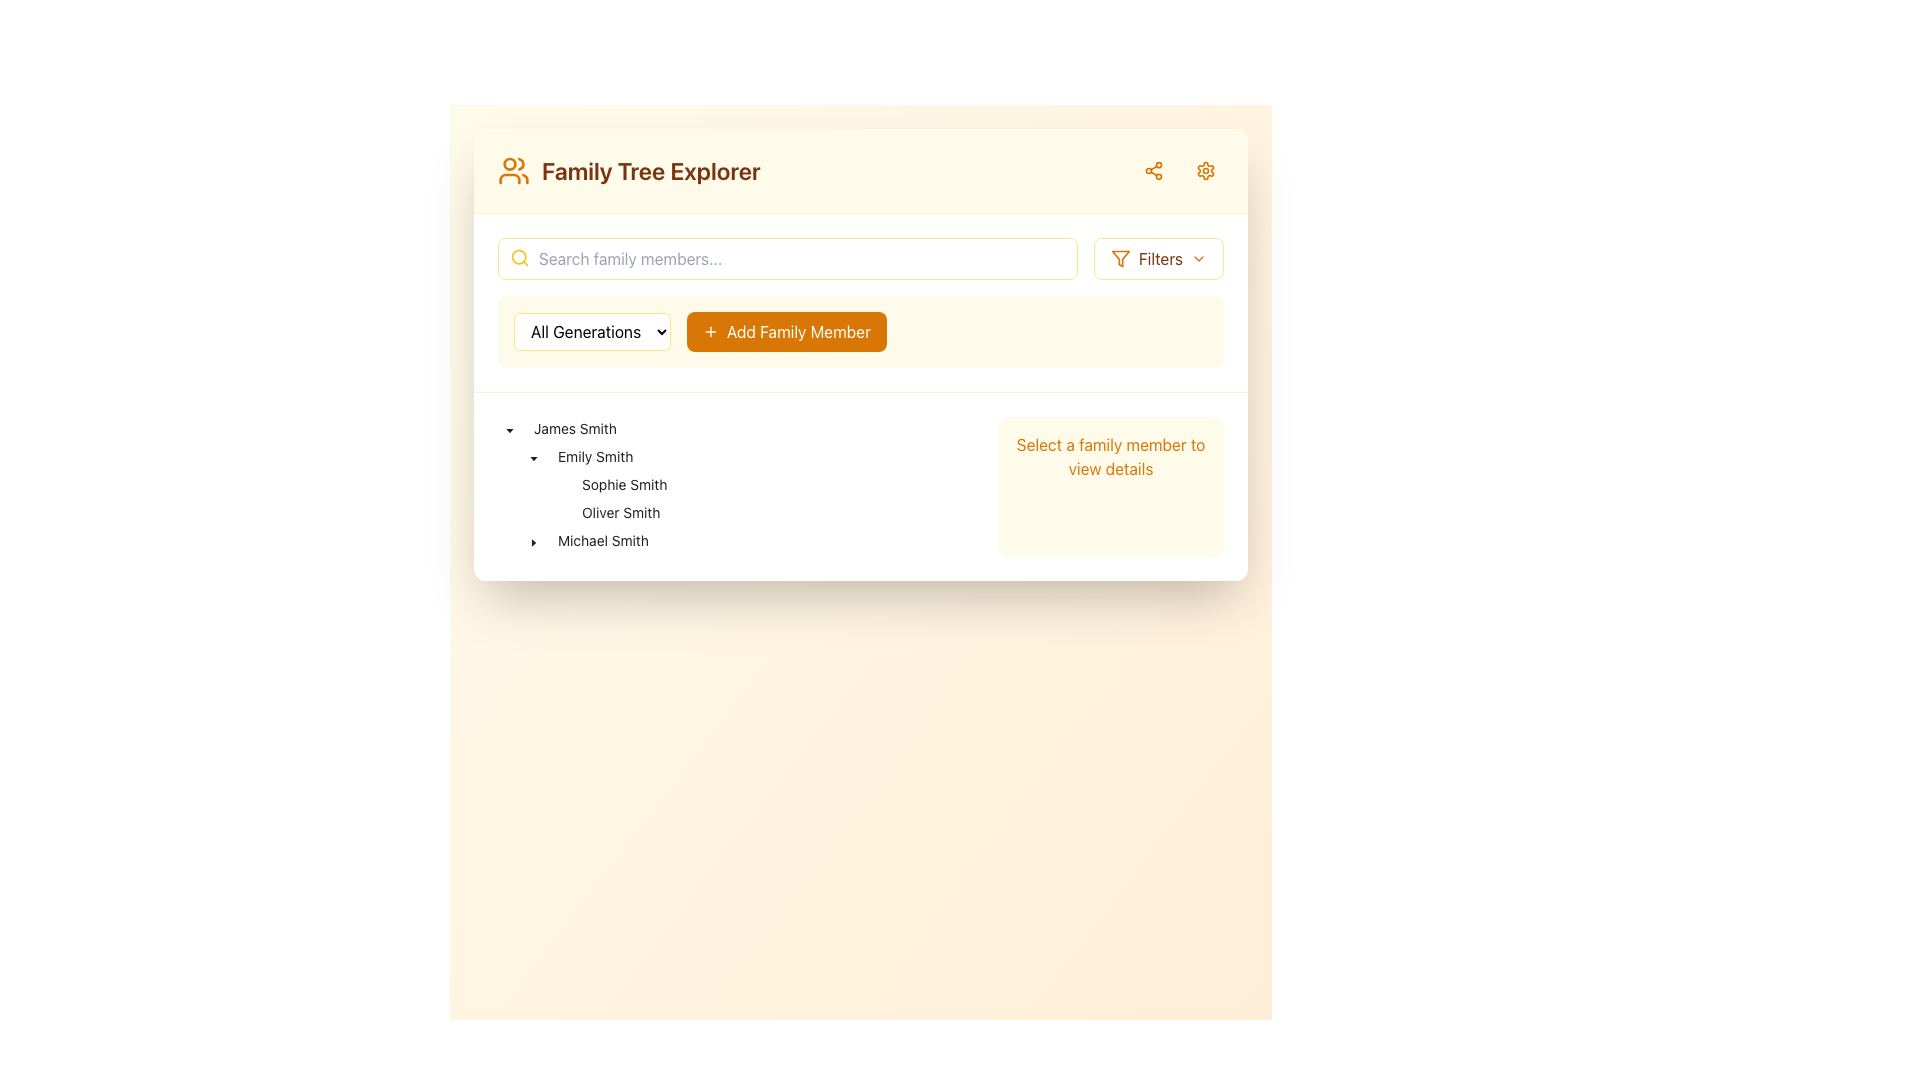 Image resolution: width=1920 pixels, height=1080 pixels. What do you see at coordinates (519, 257) in the screenshot?
I see `the amber search icon shaped like a magnifying glass, located to the left of the search input box in the yellow-tinted header section` at bounding box center [519, 257].